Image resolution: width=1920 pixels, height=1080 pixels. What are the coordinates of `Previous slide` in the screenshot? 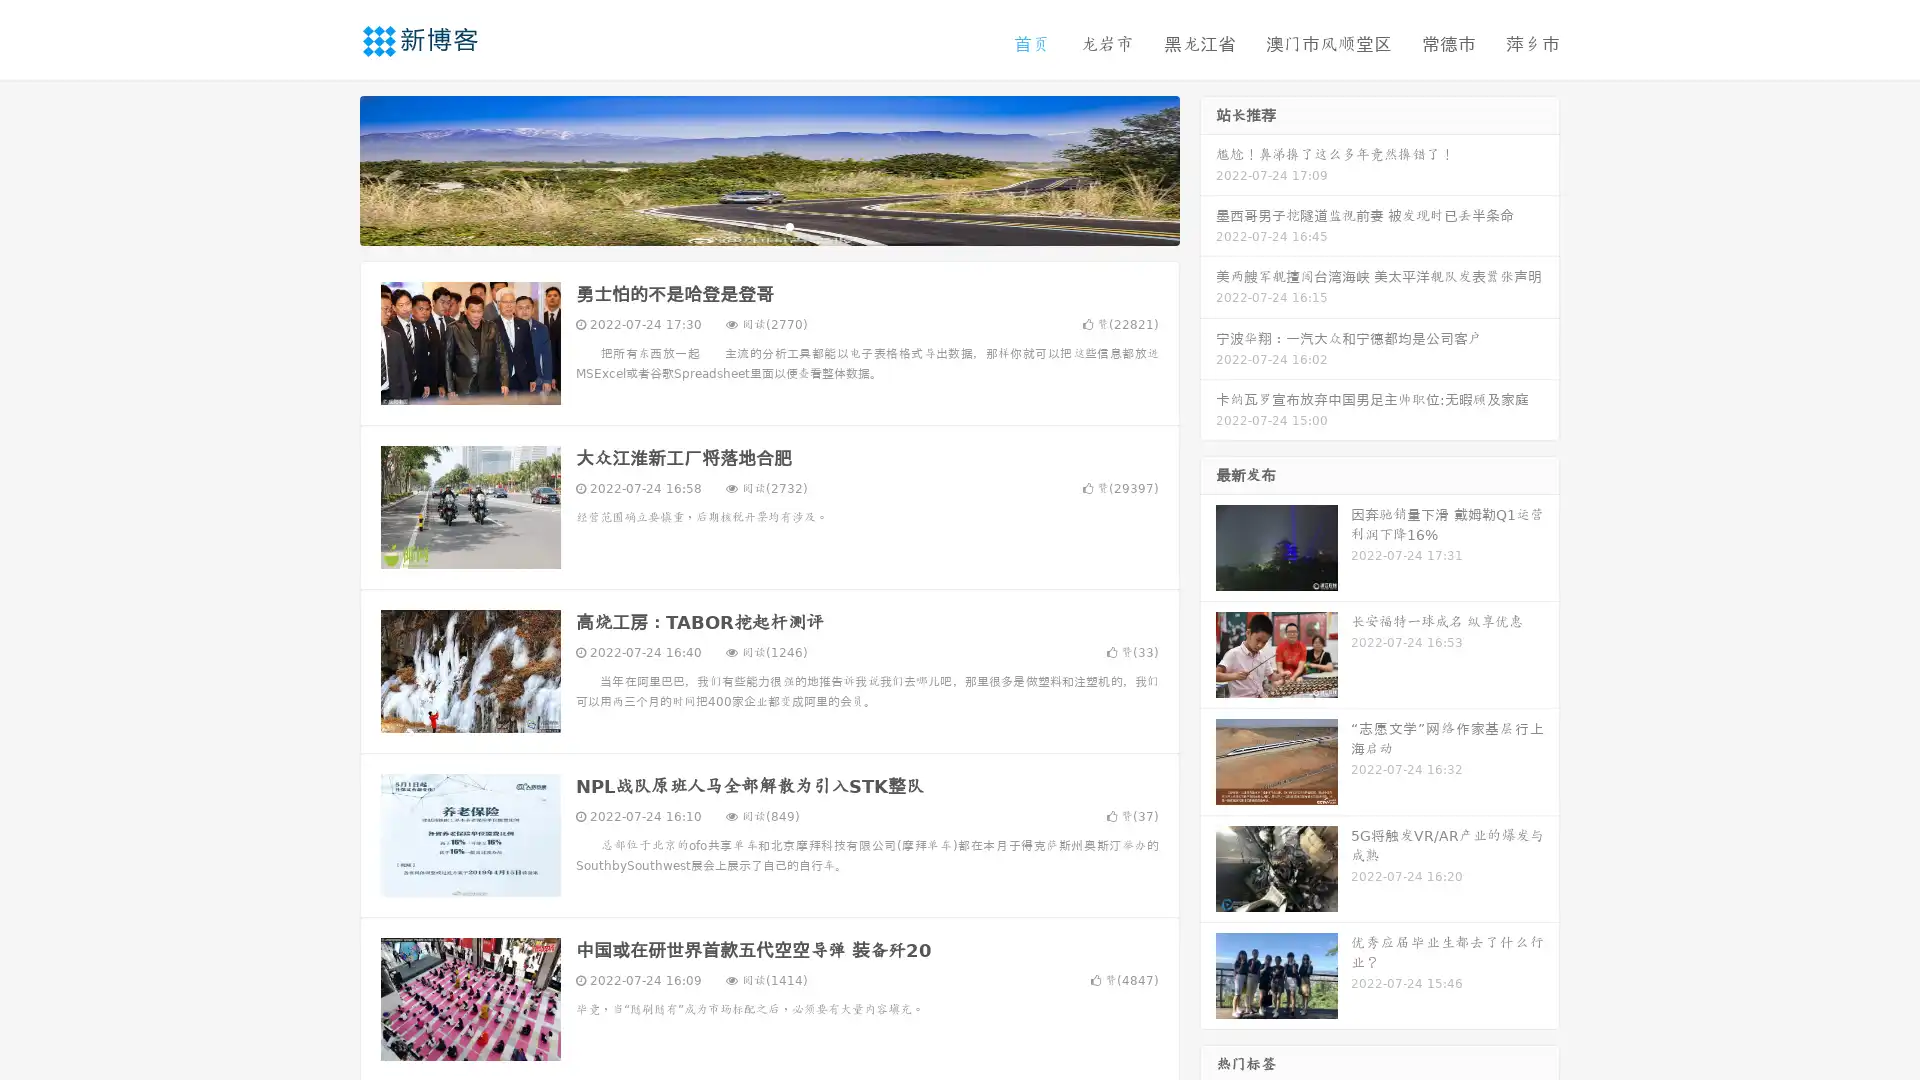 It's located at (330, 168).